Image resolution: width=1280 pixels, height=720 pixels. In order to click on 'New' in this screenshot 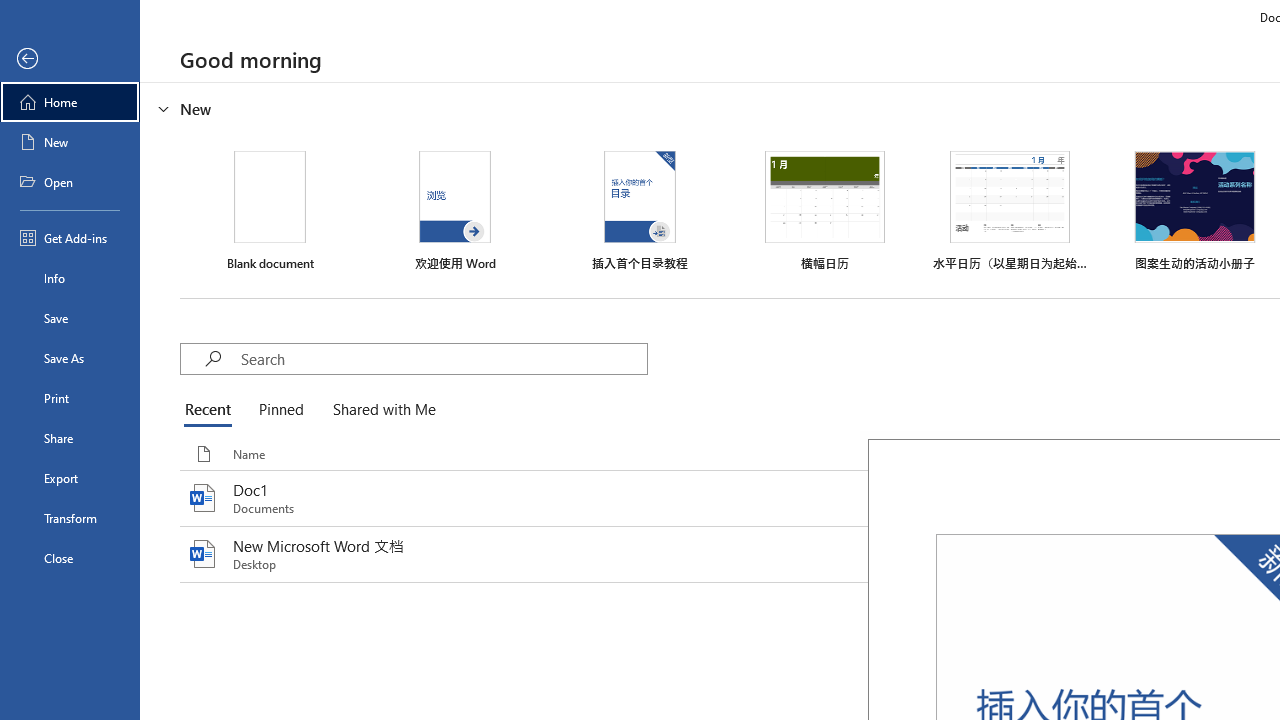, I will do `click(69, 140)`.